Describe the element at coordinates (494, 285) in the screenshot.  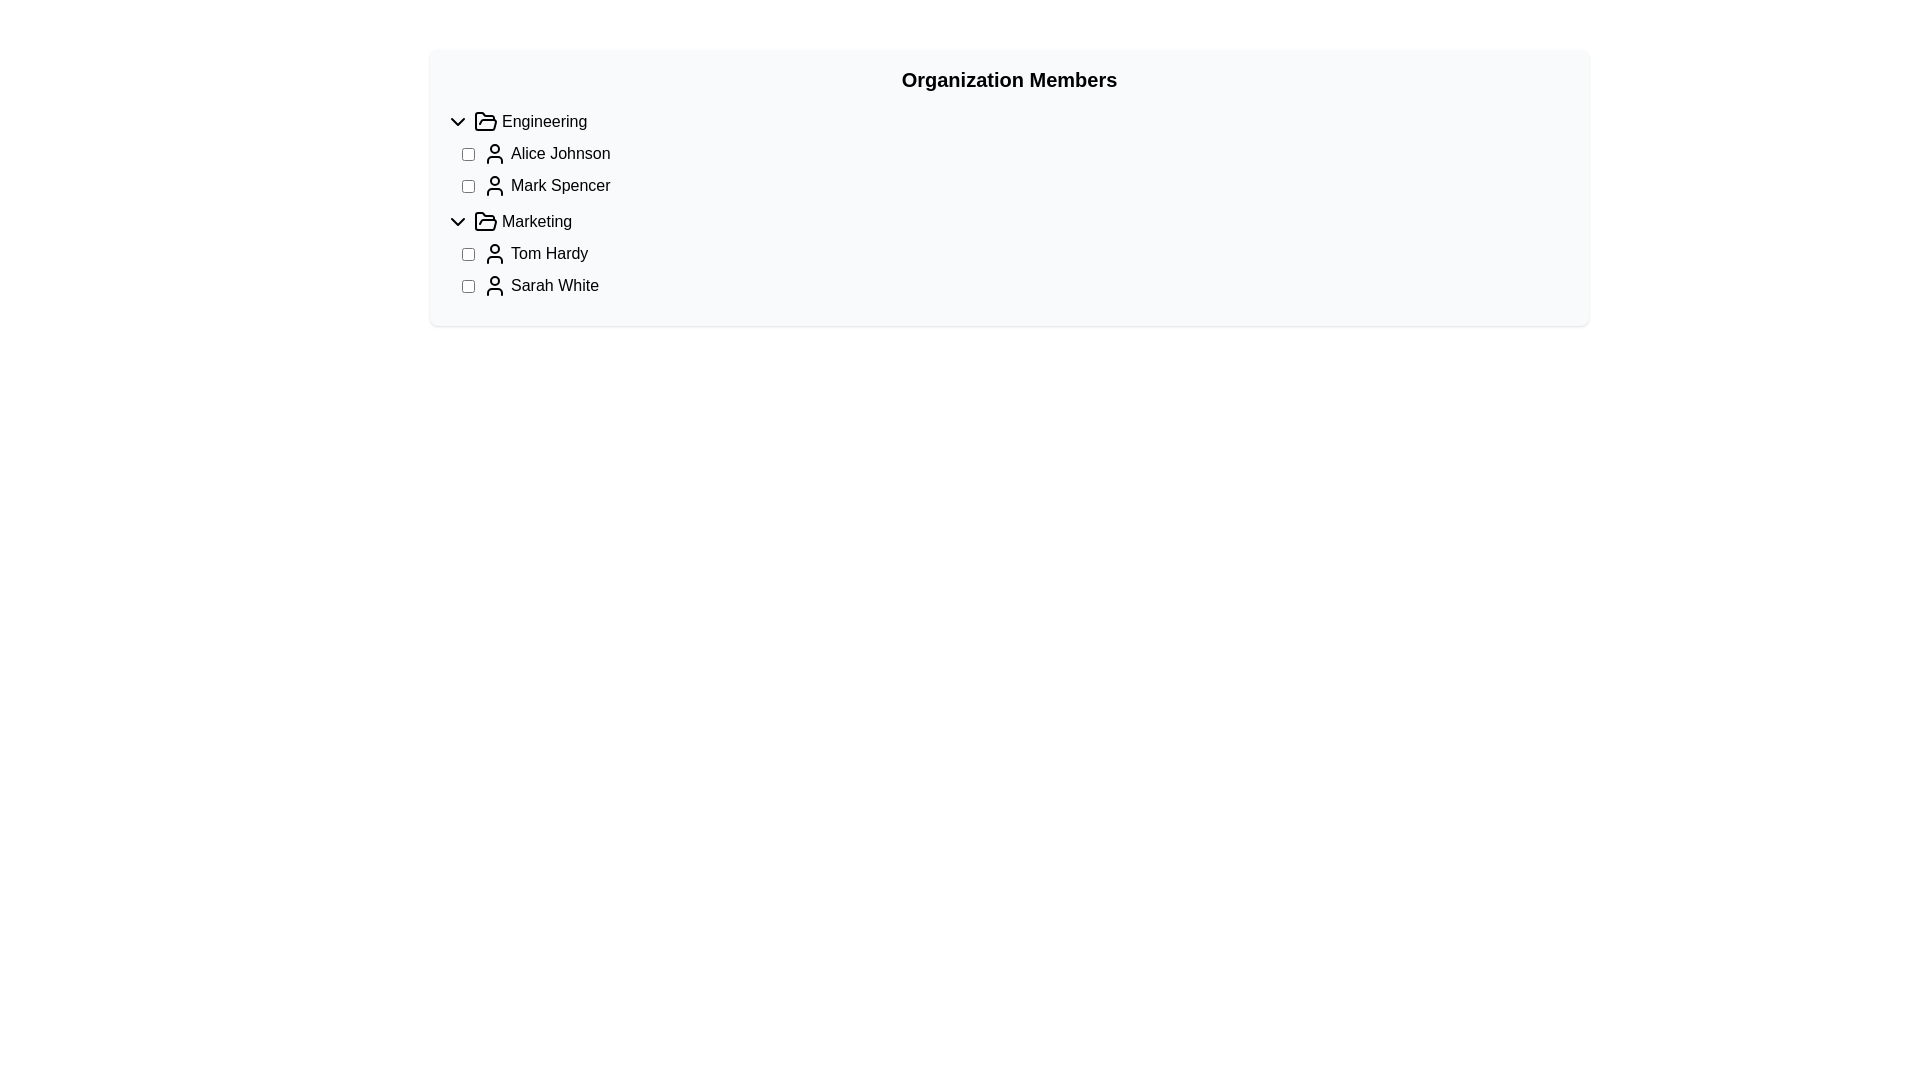
I see `the user silhouette icon located to the left of the text 'Sarah White' in the 'Marketing' section of the 'Organization Members' list` at that location.